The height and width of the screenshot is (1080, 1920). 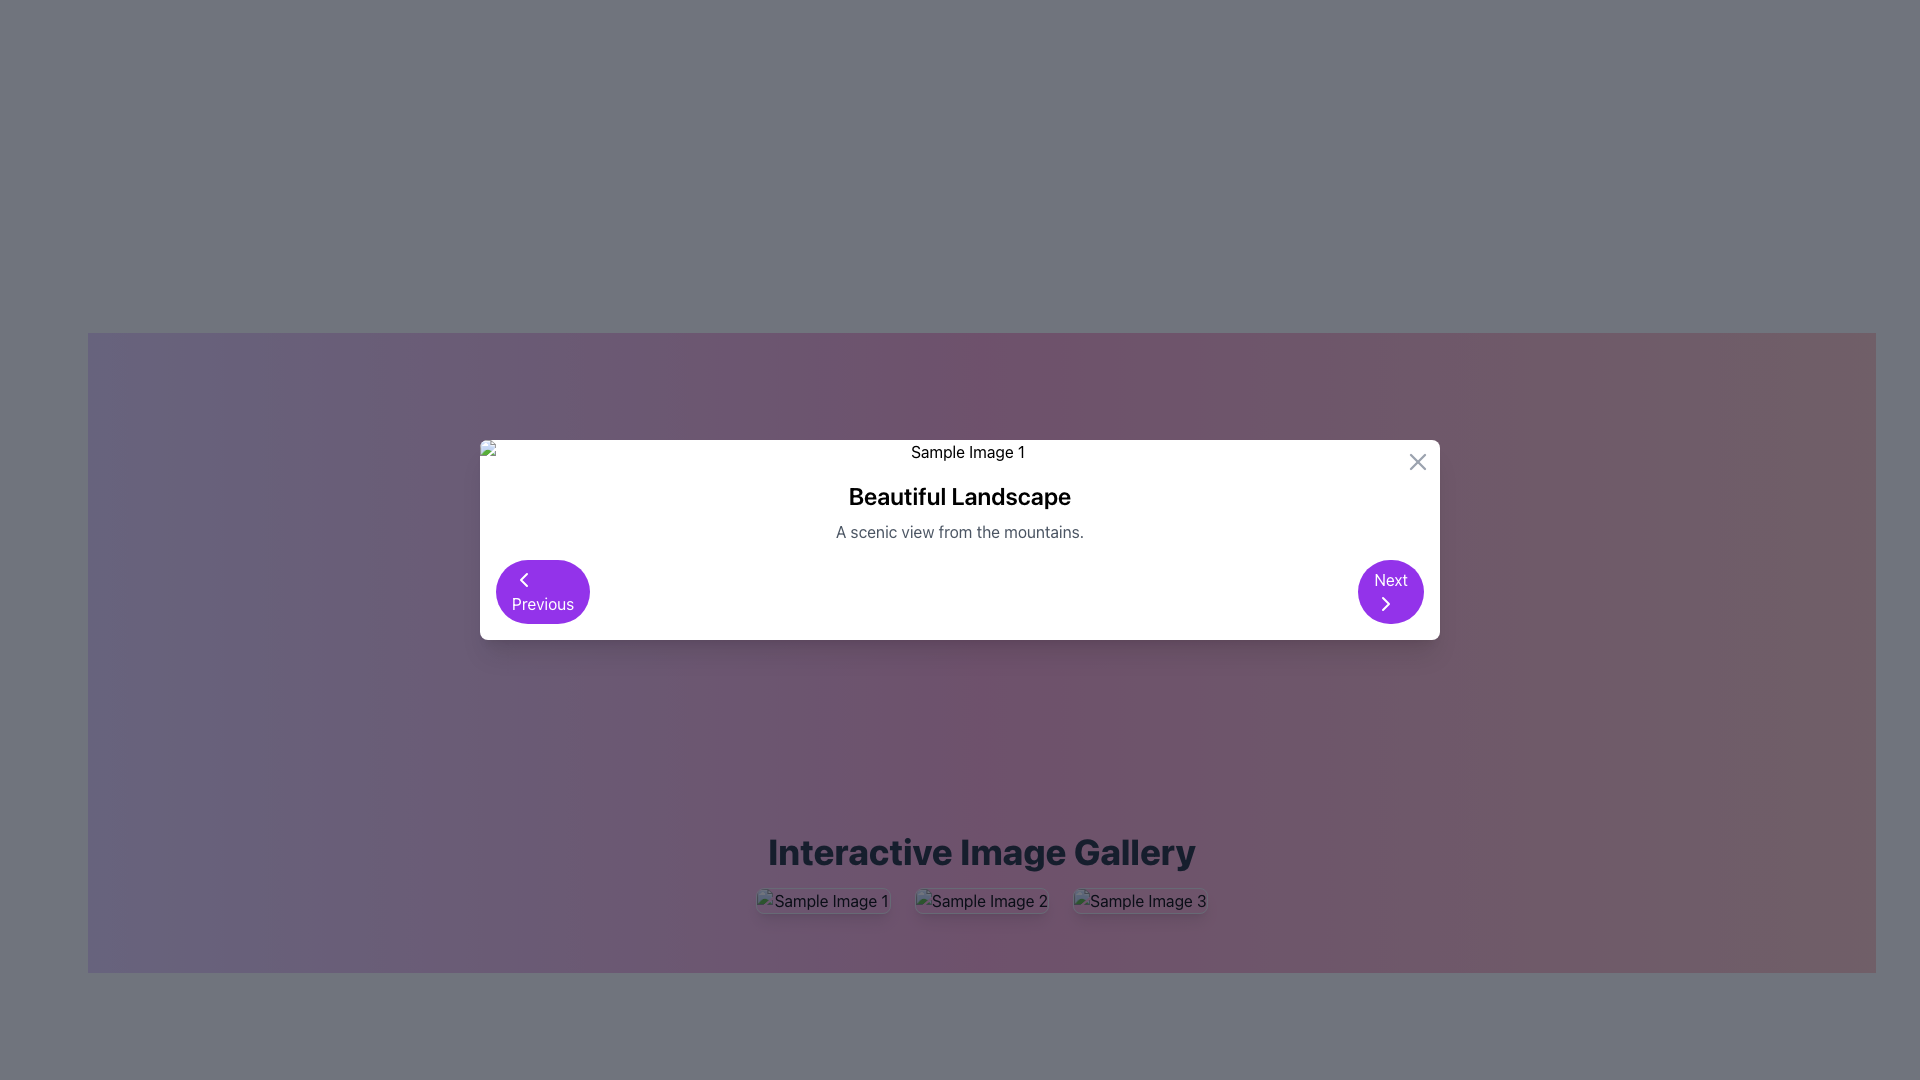 I want to click on the right-pointing chevron icon located inside the 'Next' button at the far right bottom corner of the modal, so click(x=1385, y=603).